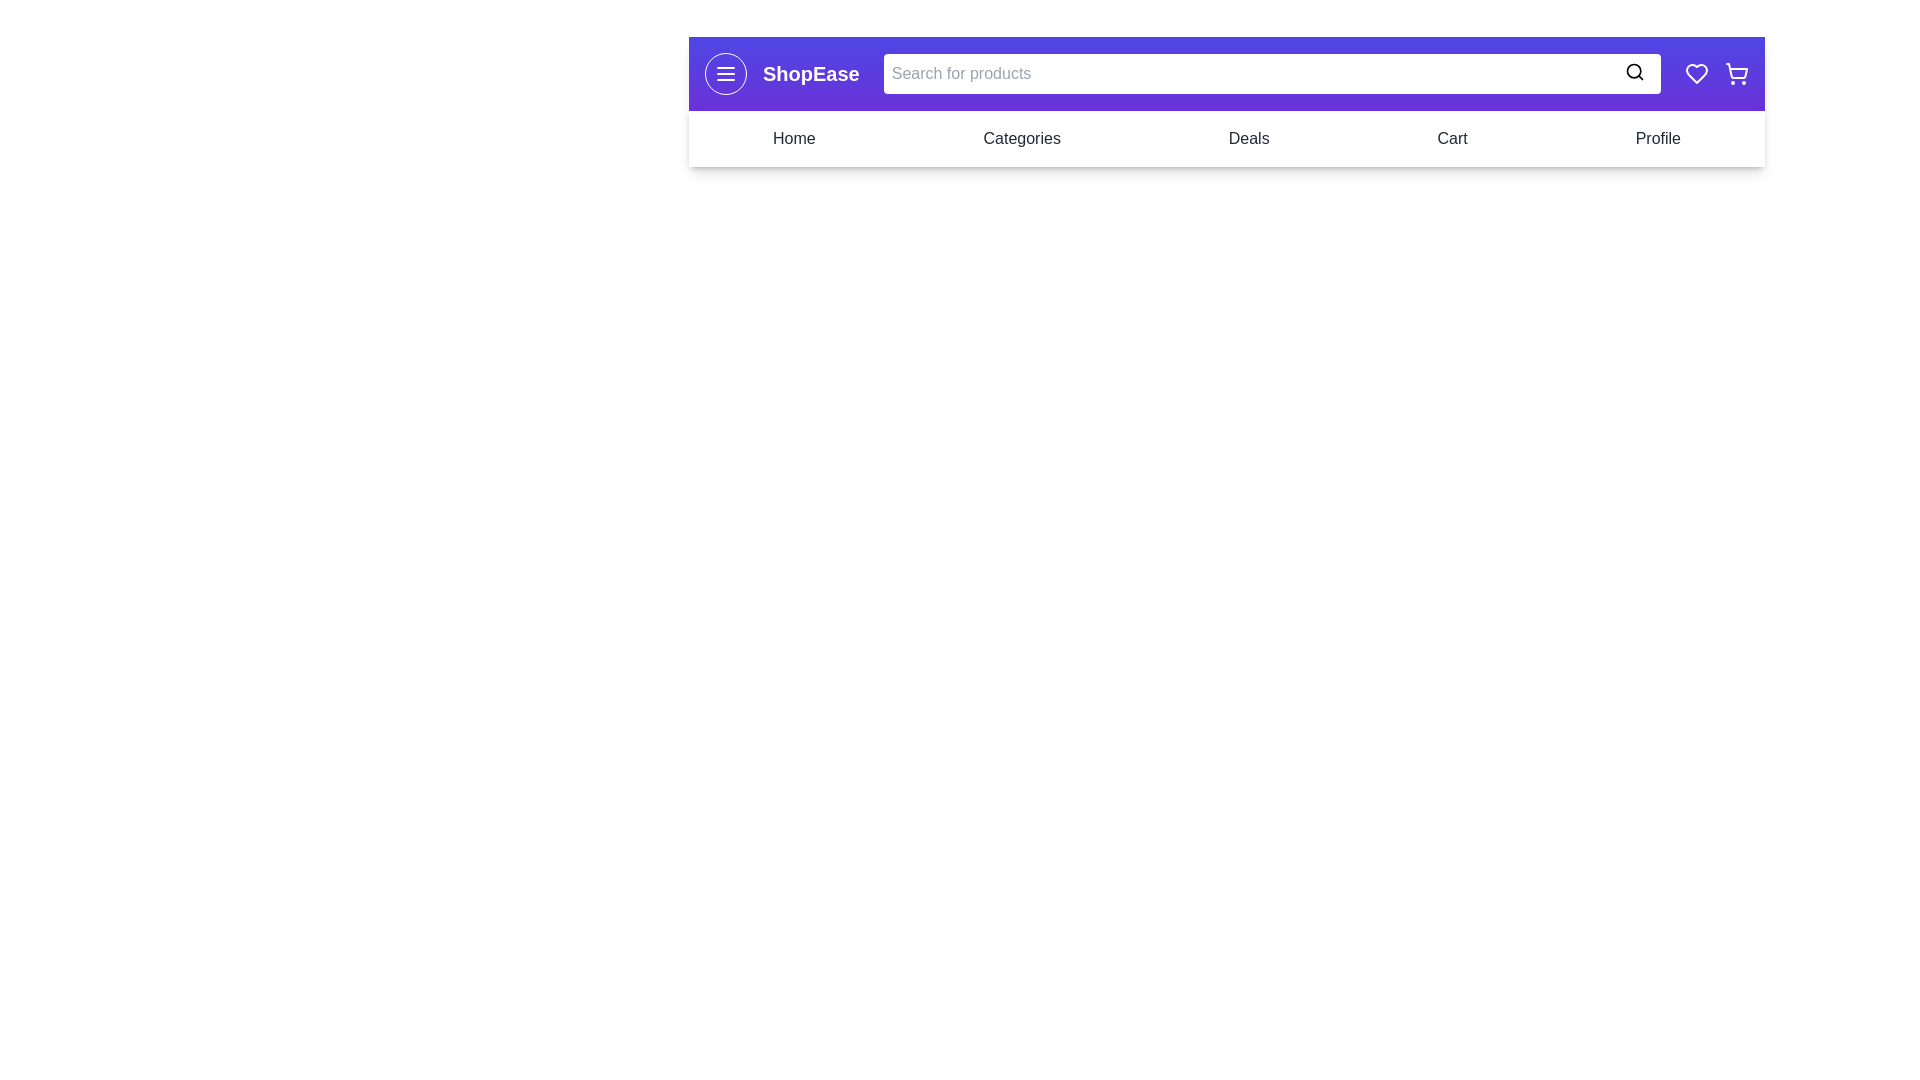  I want to click on the navigation link Profile to navigate to the respective section, so click(1657, 137).